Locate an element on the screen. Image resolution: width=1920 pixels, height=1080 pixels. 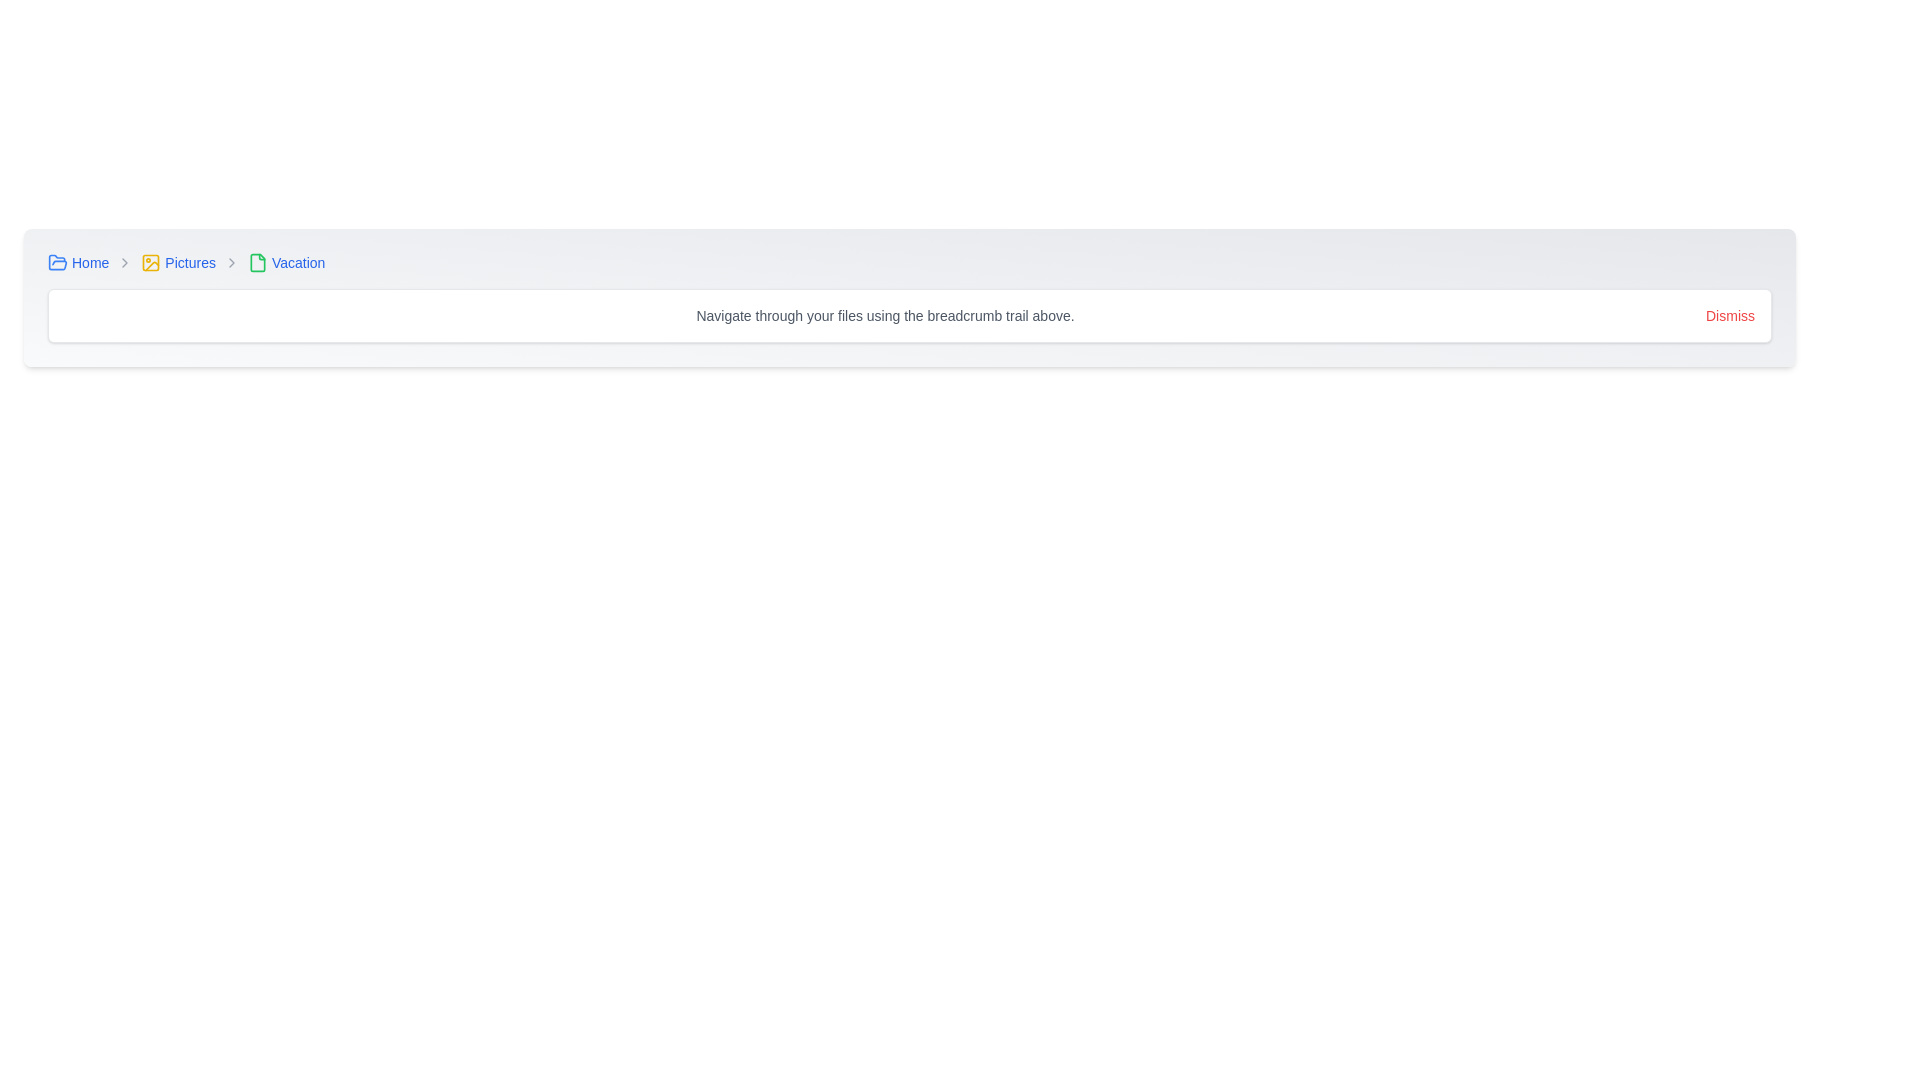
the blue outlined folder icon, which is the second icon in the breadcrumb navigation is located at coordinates (57, 261).